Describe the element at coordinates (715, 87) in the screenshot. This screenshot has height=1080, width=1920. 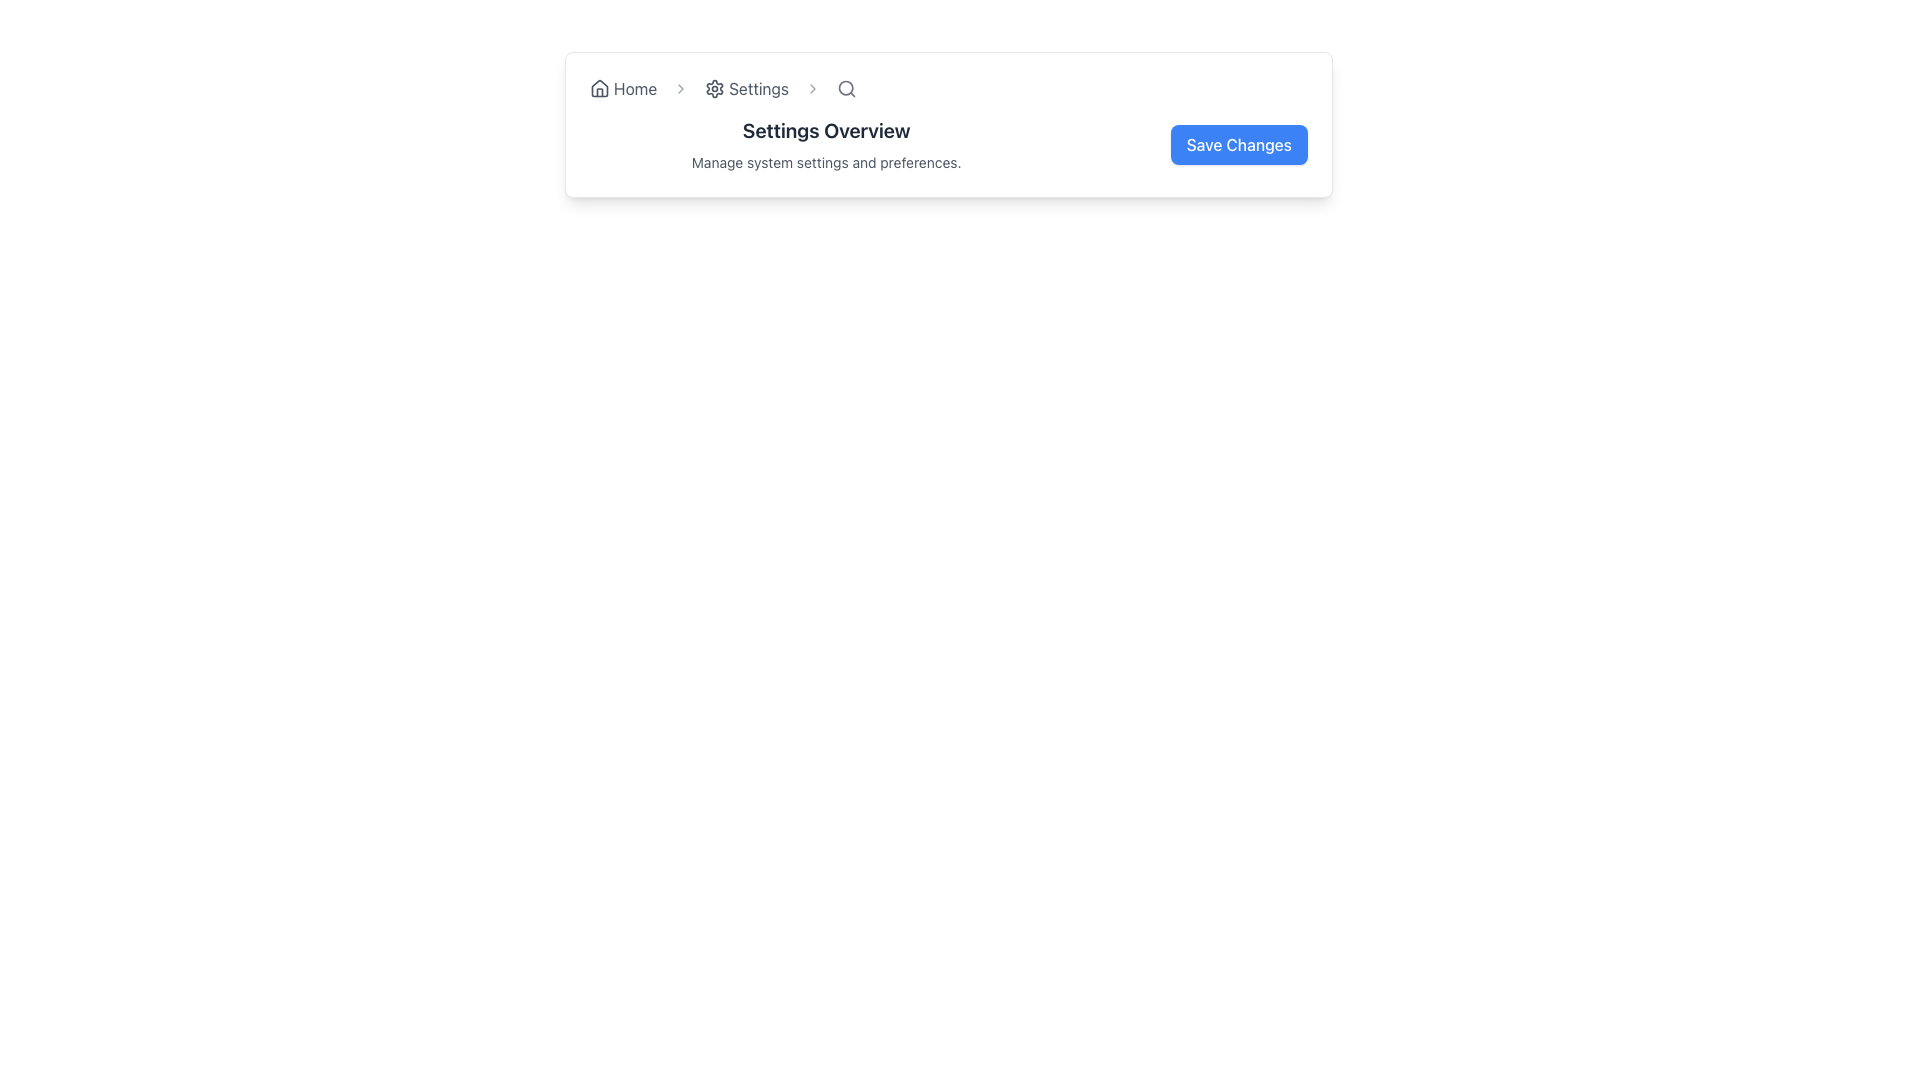
I see `the gear icon located in the navigation breadcrumb trail, positioned between the 'Home' and 'Search' icons` at that location.